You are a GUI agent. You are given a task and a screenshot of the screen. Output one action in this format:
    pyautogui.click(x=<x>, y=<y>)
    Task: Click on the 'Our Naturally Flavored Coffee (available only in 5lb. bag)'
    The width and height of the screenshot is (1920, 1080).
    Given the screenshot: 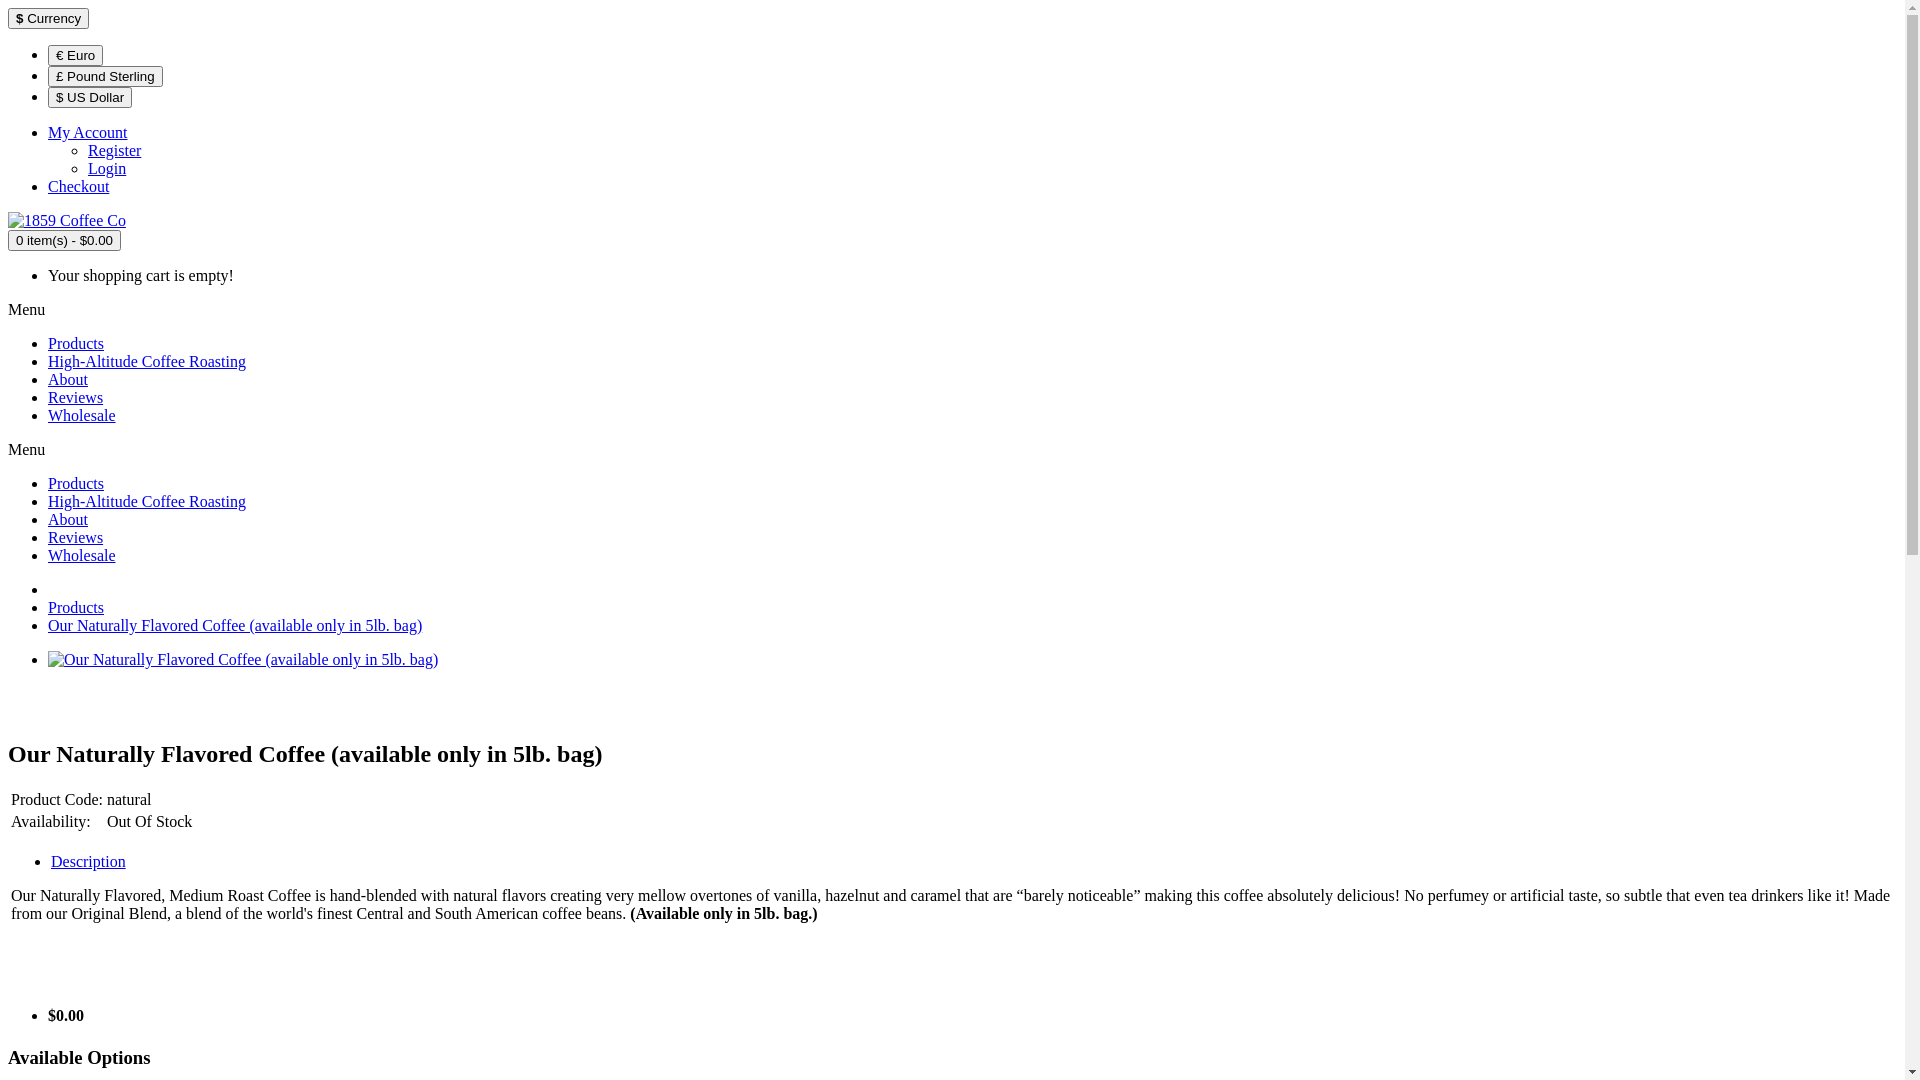 What is the action you would take?
    pyautogui.click(x=235, y=624)
    